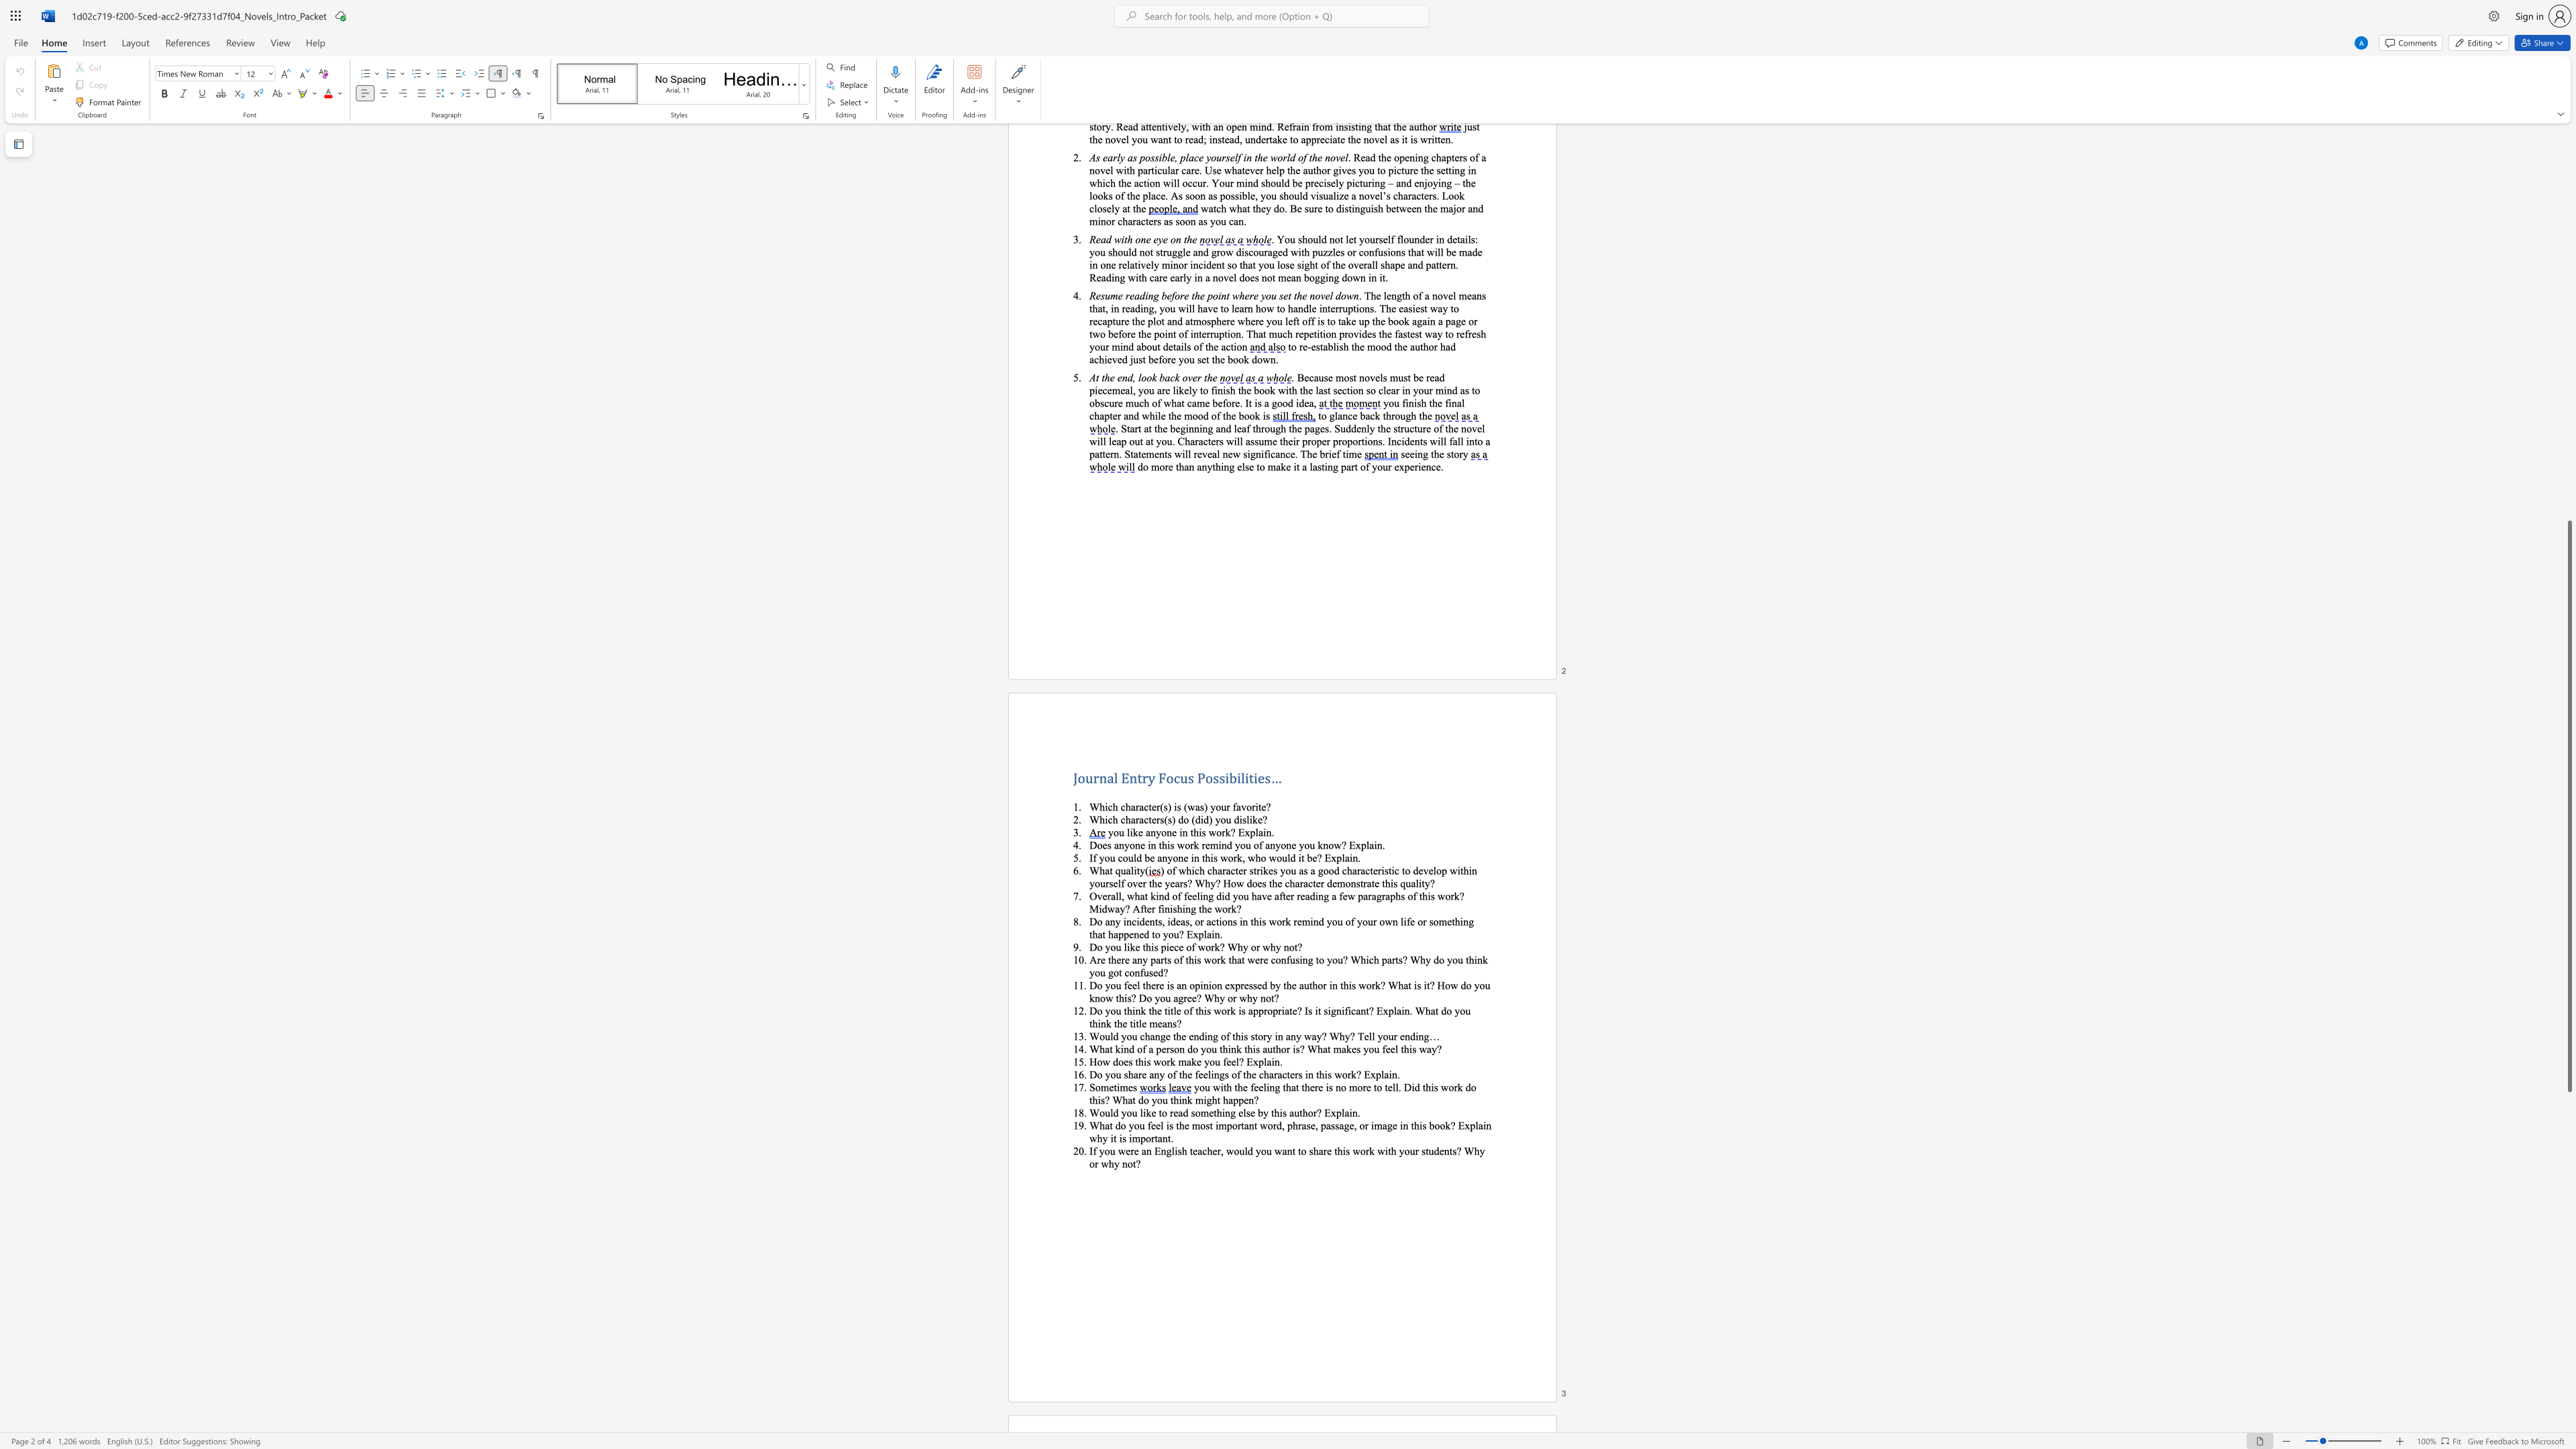 This screenshot has height=1449, width=2576. Describe the element at coordinates (1297, 959) in the screenshot. I see `the 3th character "s" in the text` at that location.